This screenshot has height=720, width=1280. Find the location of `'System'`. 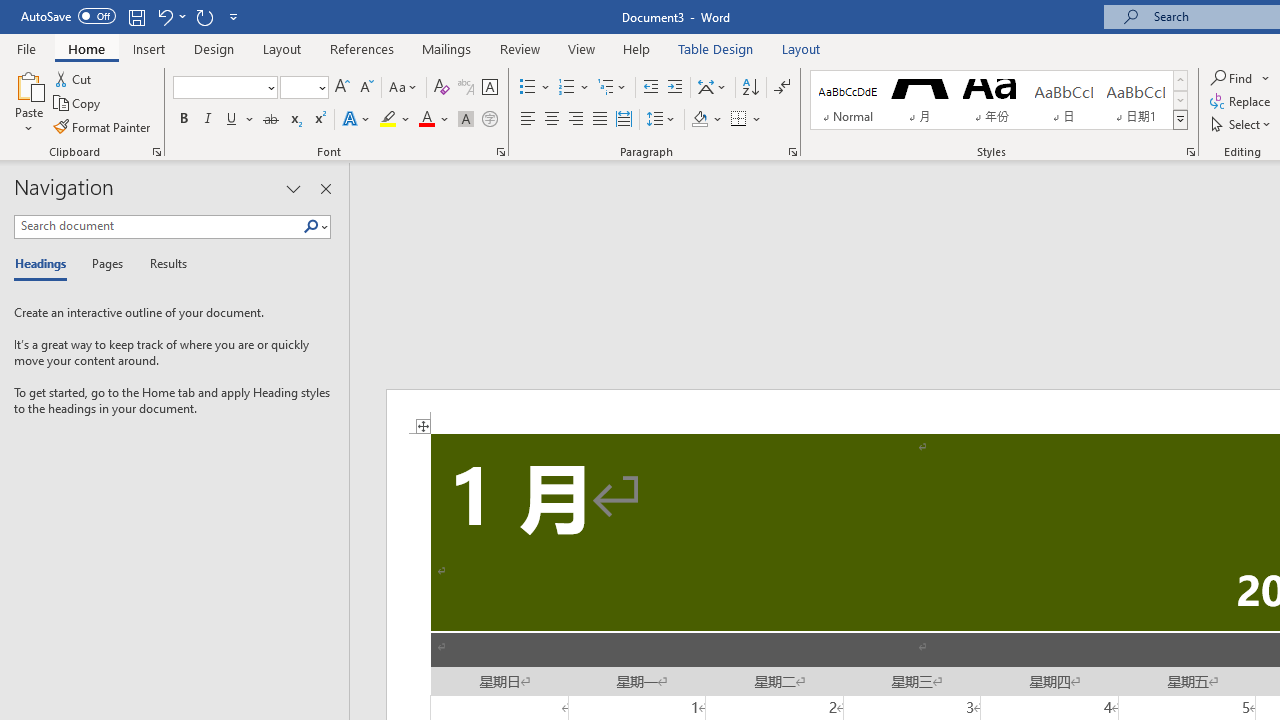

'System' is located at coordinates (10, 11).